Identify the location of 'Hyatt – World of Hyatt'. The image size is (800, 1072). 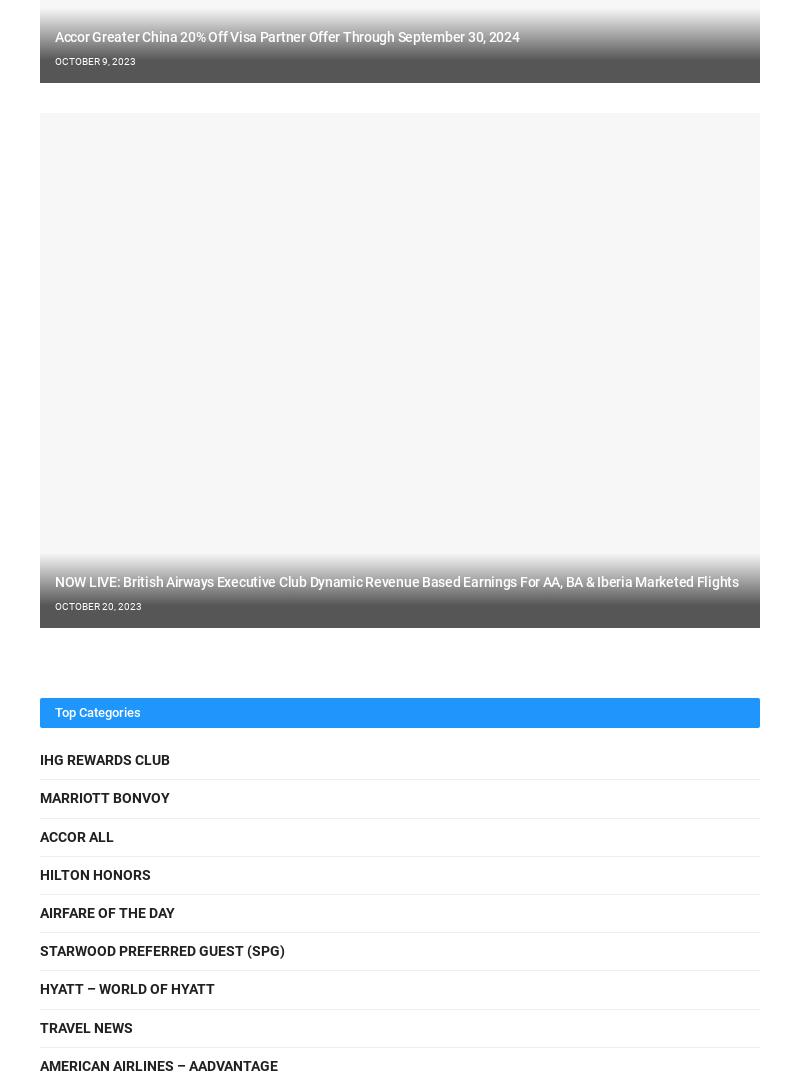
(126, 988).